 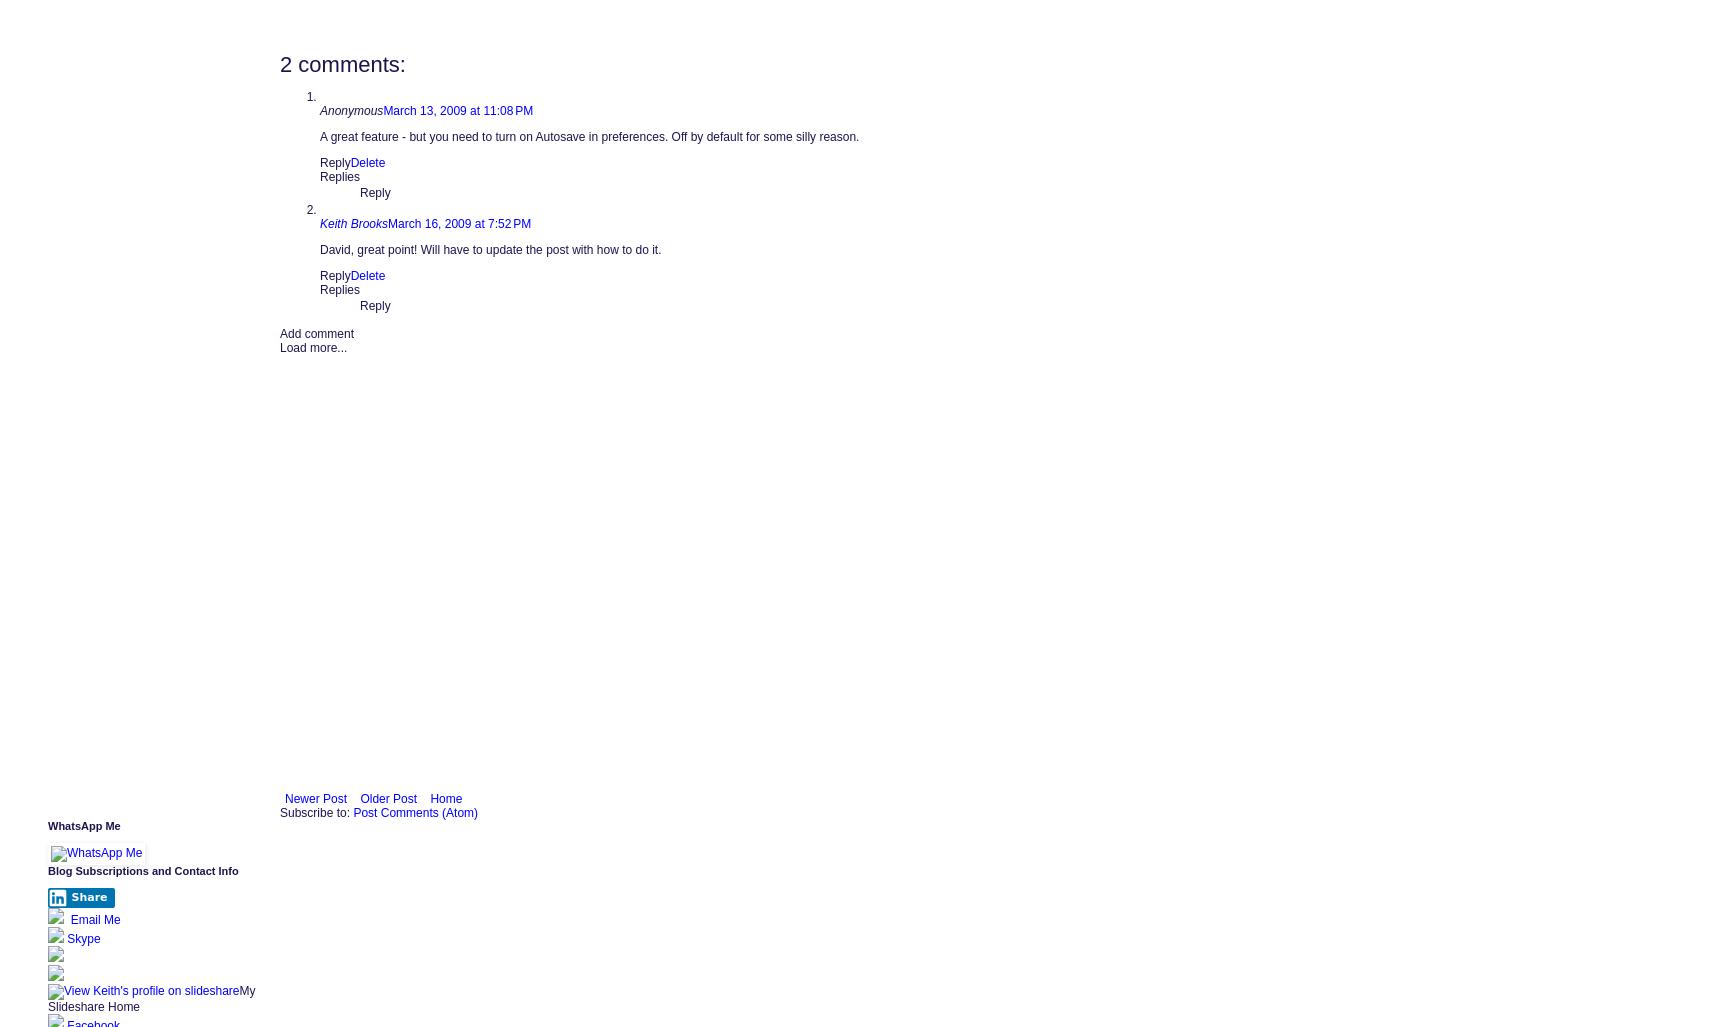 What do you see at coordinates (456, 110) in the screenshot?
I see `'March 13, 2009 at 11:08 PM'` at bounding box center [456, 110].